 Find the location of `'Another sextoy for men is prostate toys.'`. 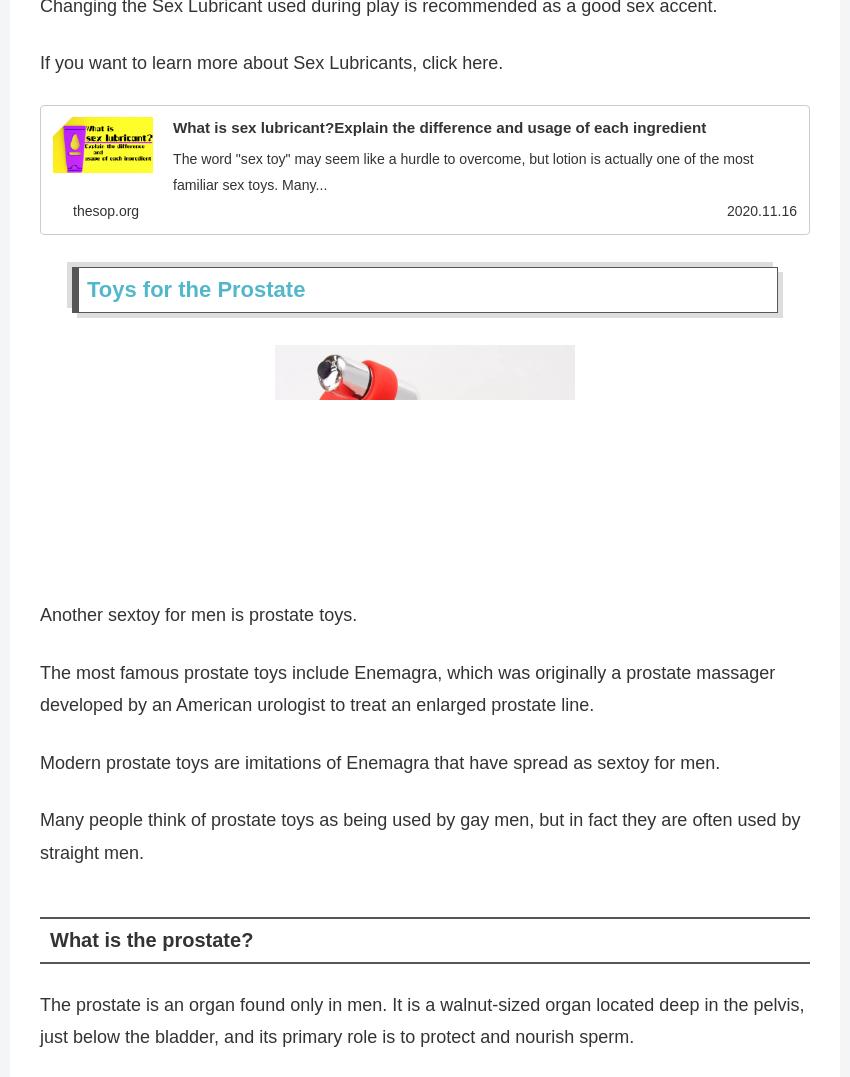

'Another sextoy for men is prostate toys.' is located at coordinates (197, 619).